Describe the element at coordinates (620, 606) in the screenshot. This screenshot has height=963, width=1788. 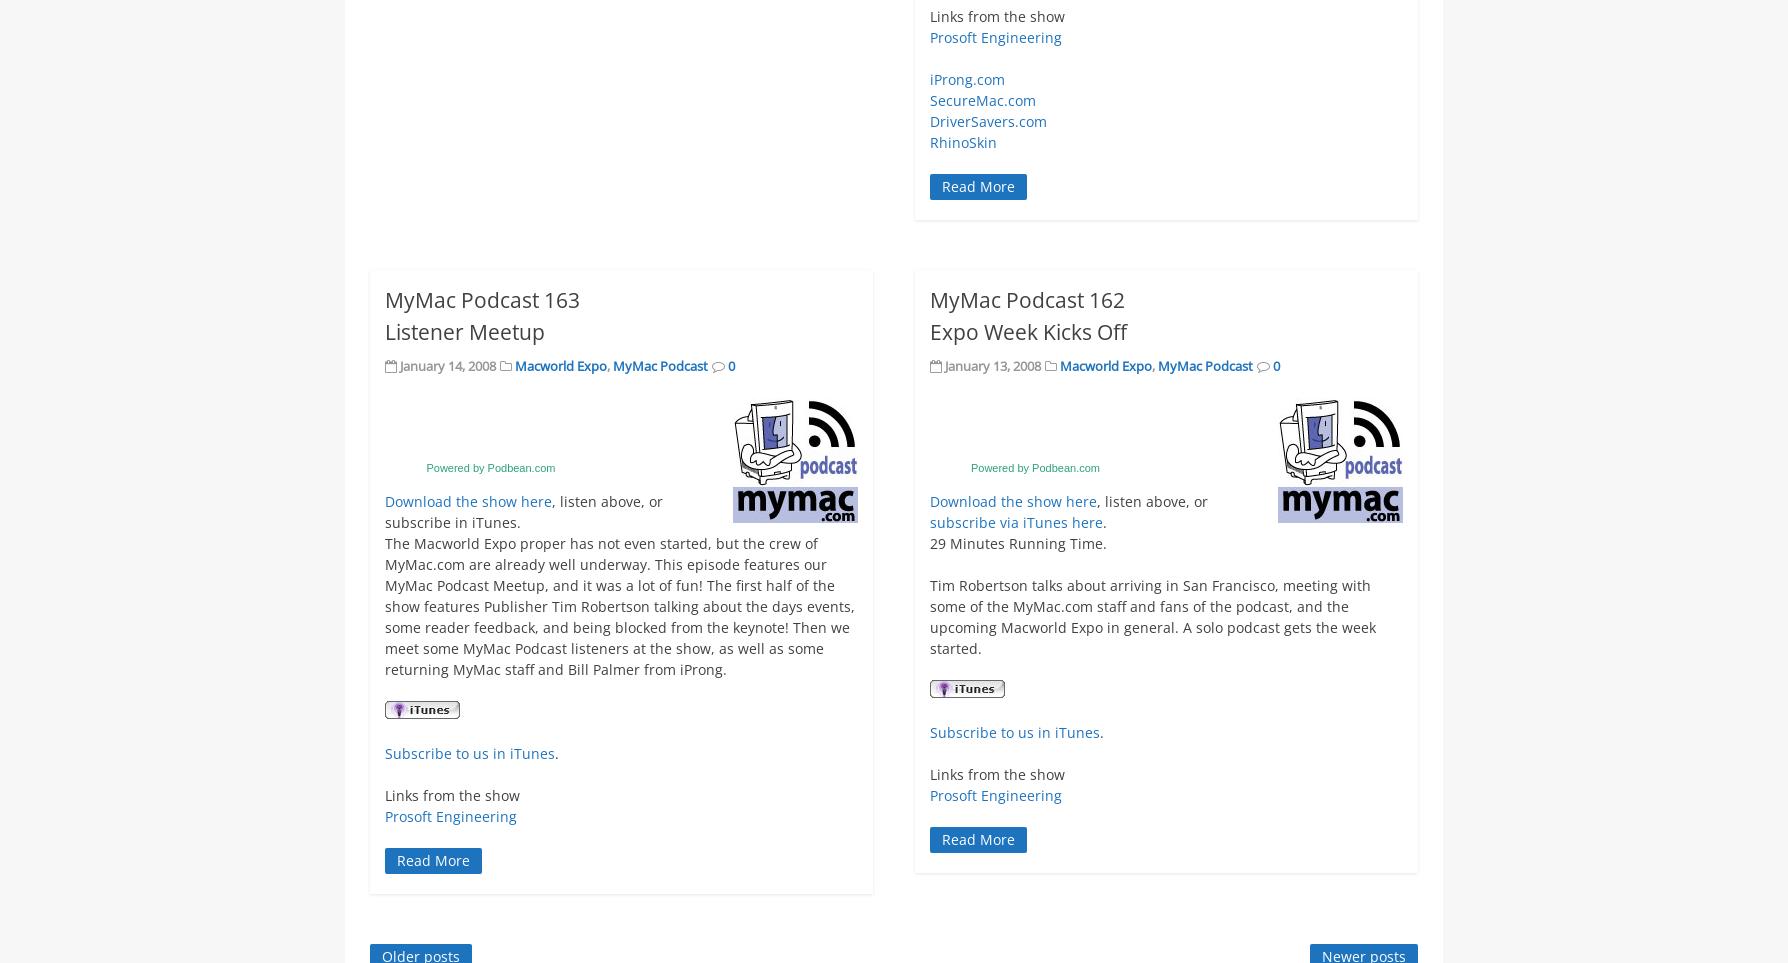
I see `'The Macworld Expo proper has not even started, but the crew of MyMac.com are already well underway. This episode features our MyMac Podcast Meetup, and it was a lot of fun! The first half of the show features Publisher Tim Robertson talking about the days events, some reader feedback, and being blocked from the keynote! Then we meet some MyMac Podcast listeners at the show, as well as some returning MyMac staff and Bill Palmer from iProng.'` at that location.